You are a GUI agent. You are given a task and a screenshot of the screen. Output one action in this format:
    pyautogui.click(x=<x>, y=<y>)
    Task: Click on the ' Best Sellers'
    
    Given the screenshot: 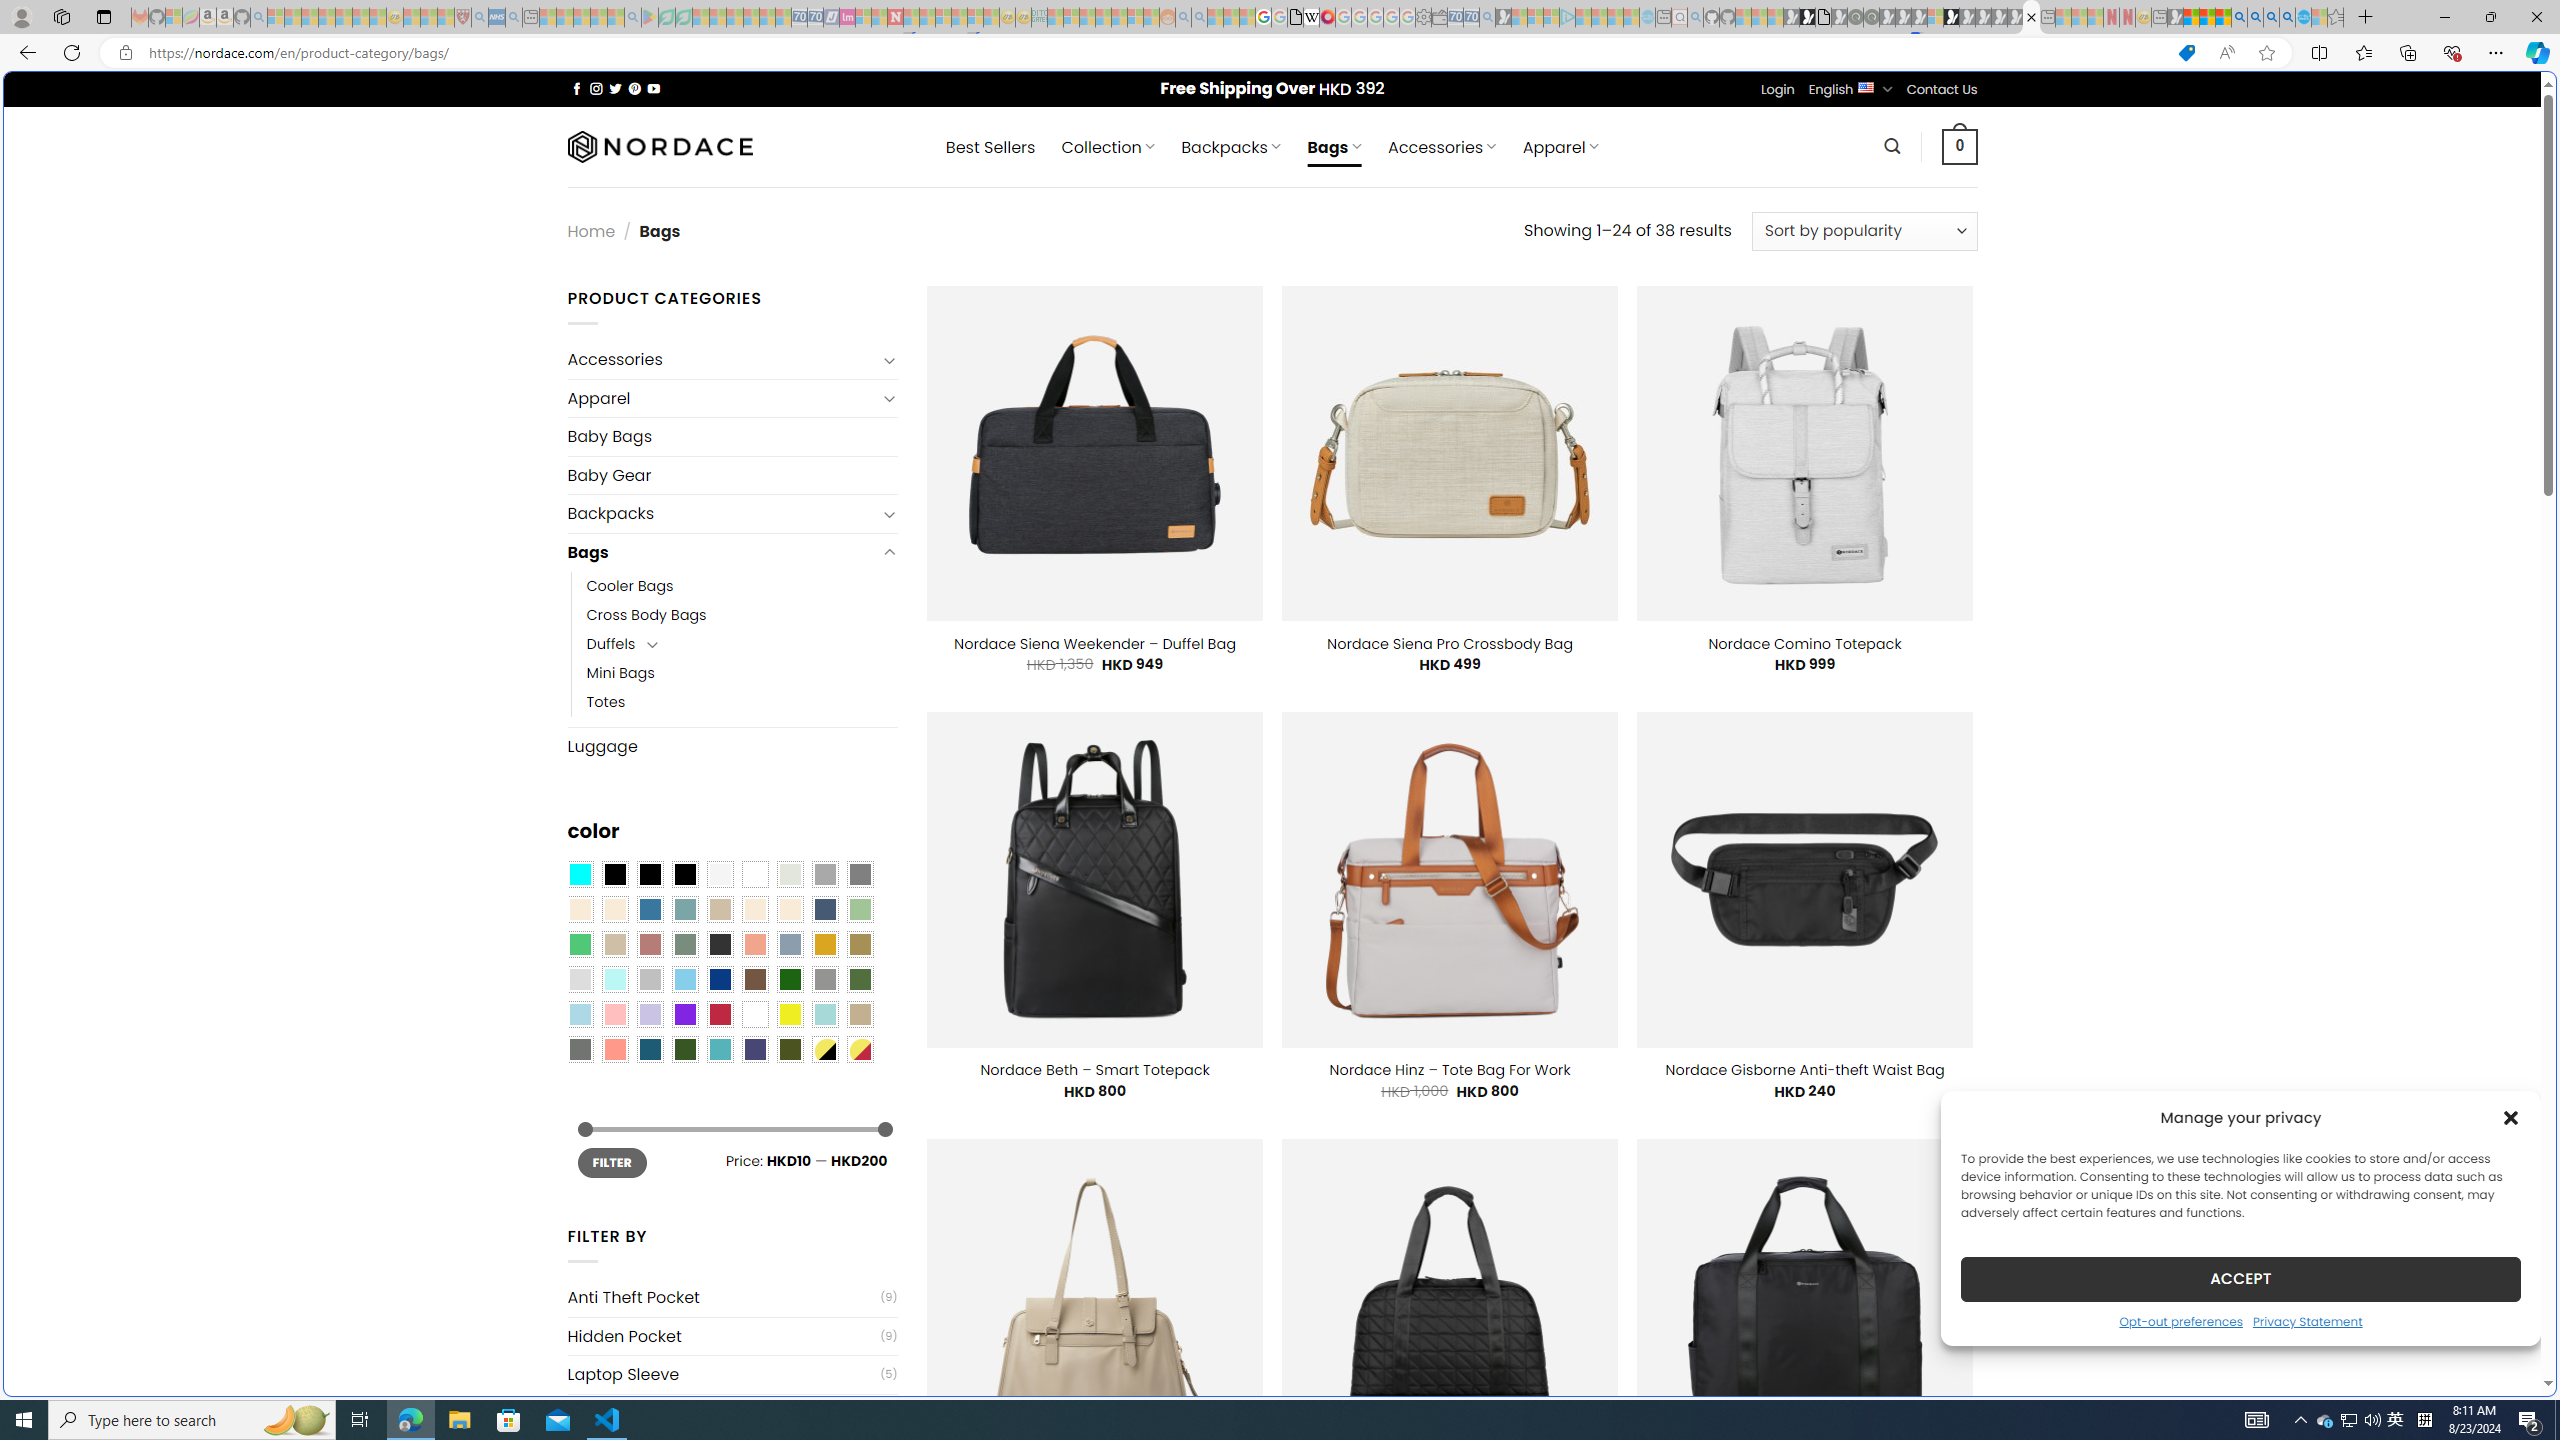 What is the action you would take?
    pyautogui.click(x=990, y=146)
    